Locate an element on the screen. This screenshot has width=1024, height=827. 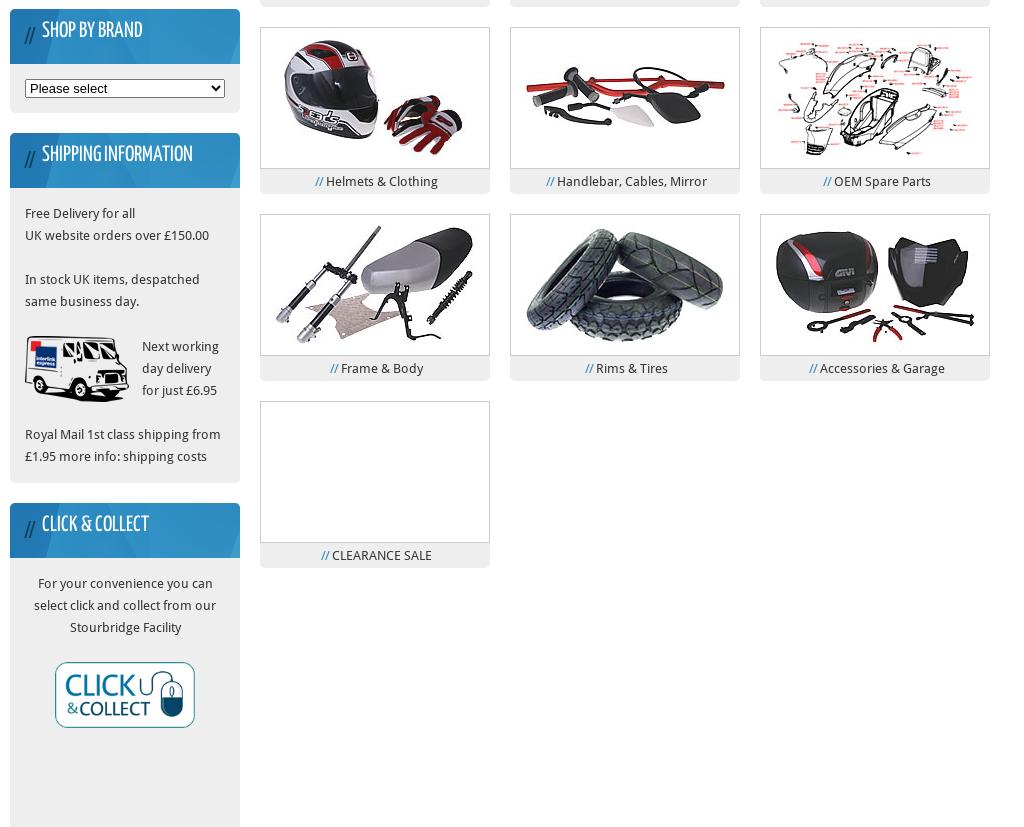
'Shipping Information' is located at coordinates (117, 154).